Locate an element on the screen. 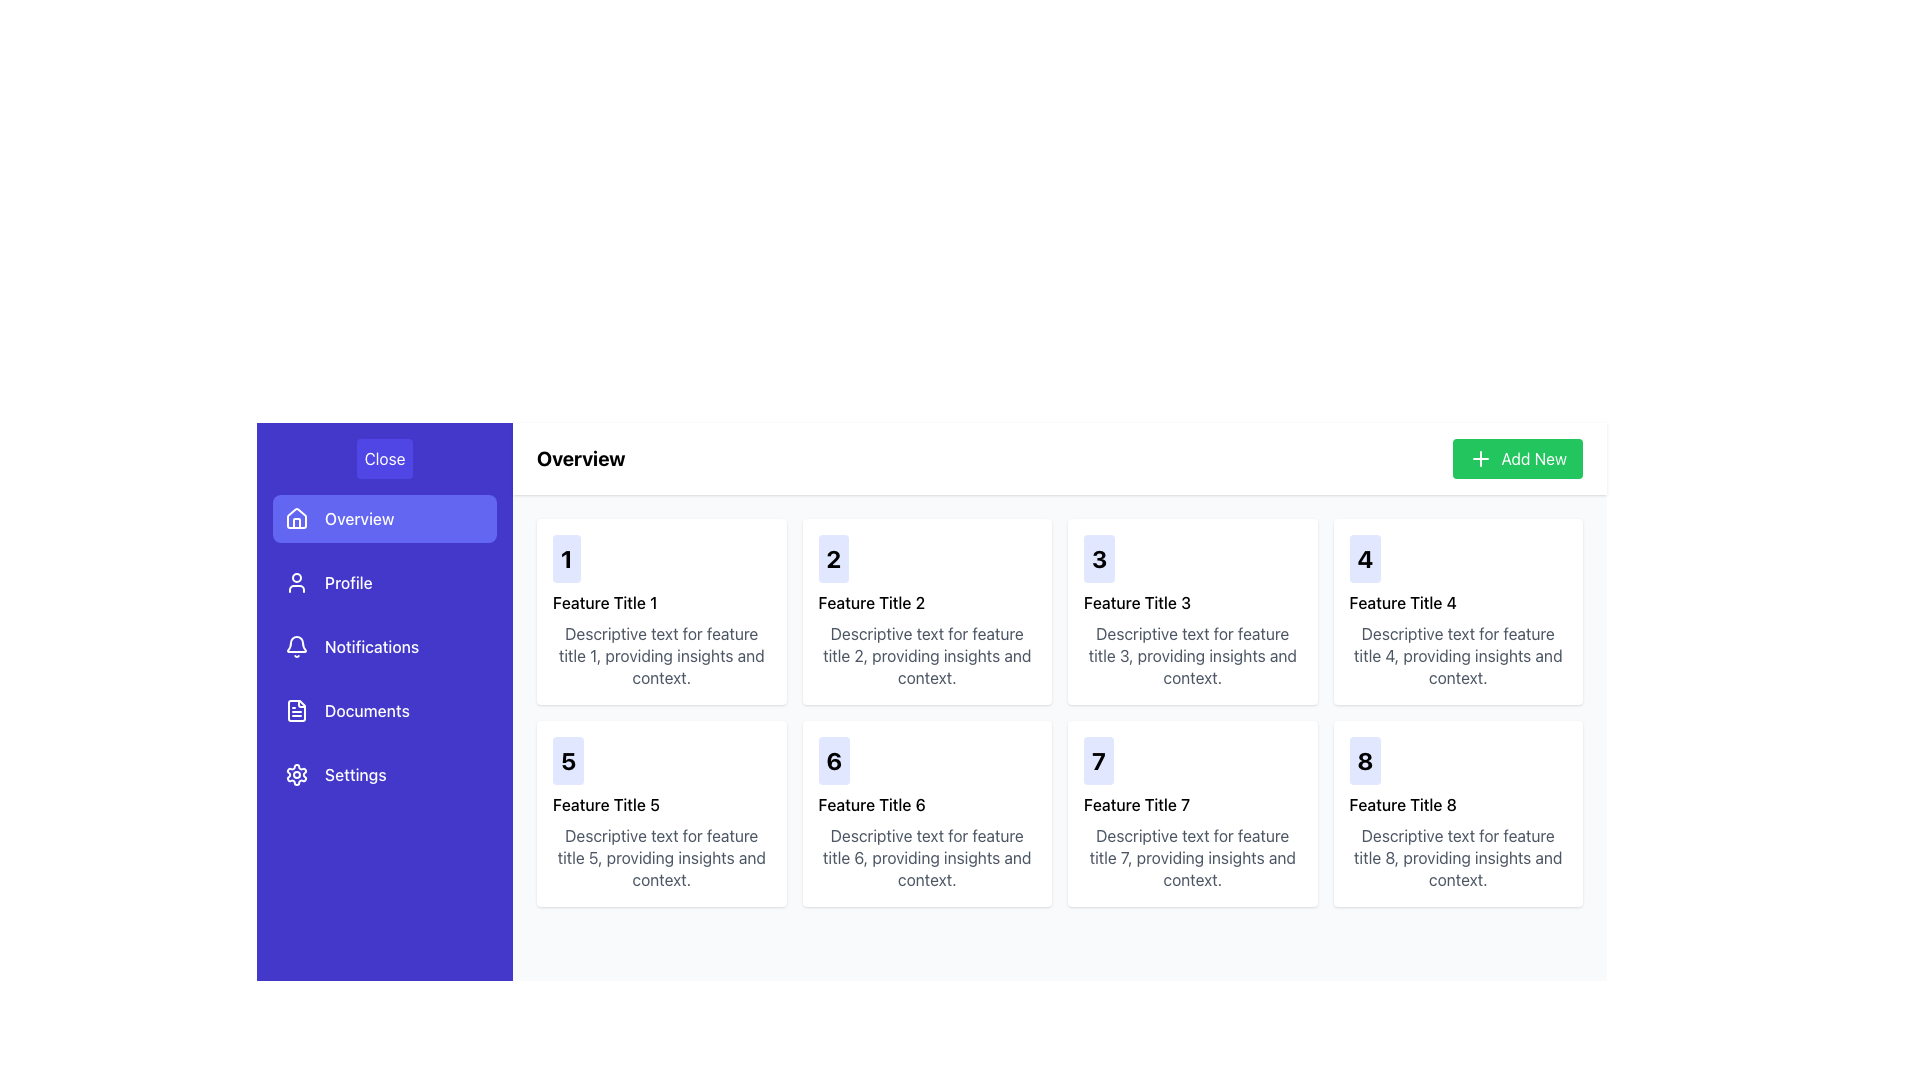 This screenshot has height=1080, width=1920. the text label displaying 'Feature Title 7', which is styled in bold and centrally aligned below the number '7' is located at coordinates (1137, 804).